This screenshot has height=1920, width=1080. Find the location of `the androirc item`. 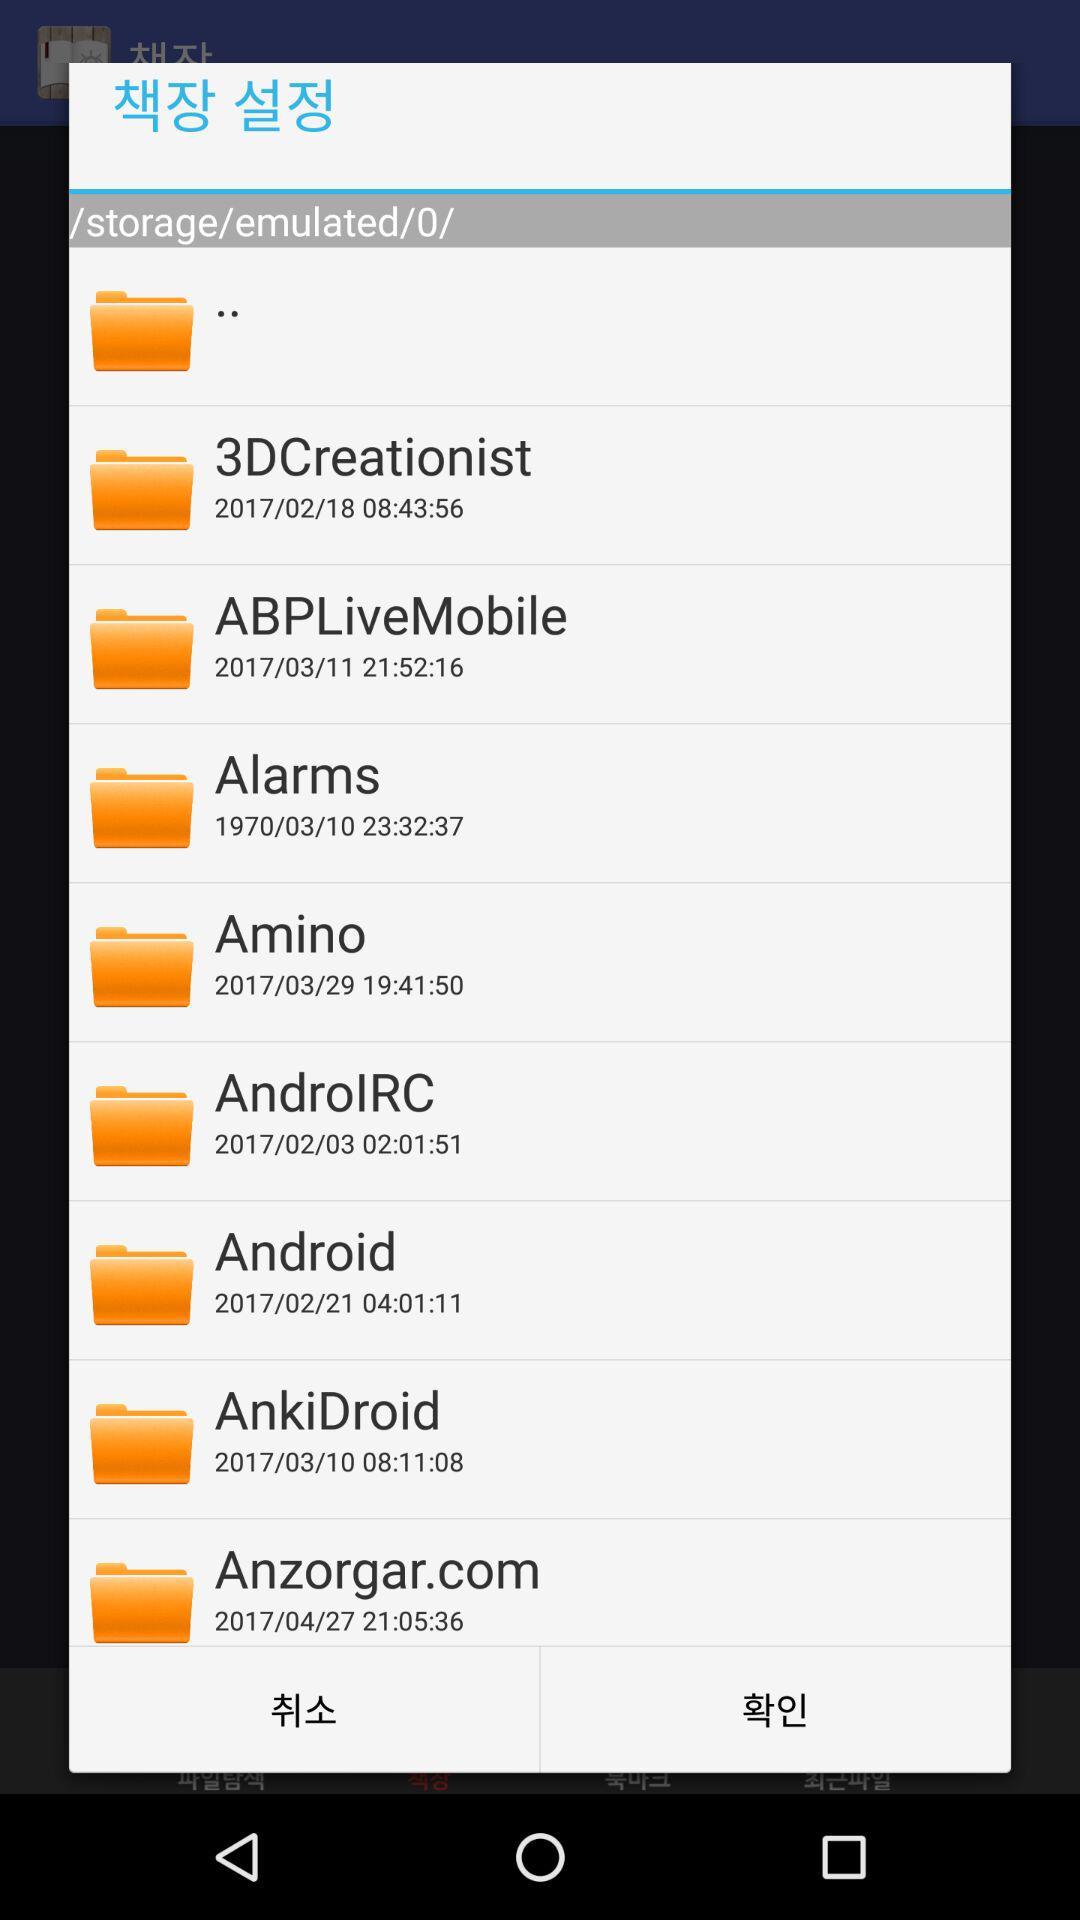

the androirc item is located at coordinates (598, 1089).